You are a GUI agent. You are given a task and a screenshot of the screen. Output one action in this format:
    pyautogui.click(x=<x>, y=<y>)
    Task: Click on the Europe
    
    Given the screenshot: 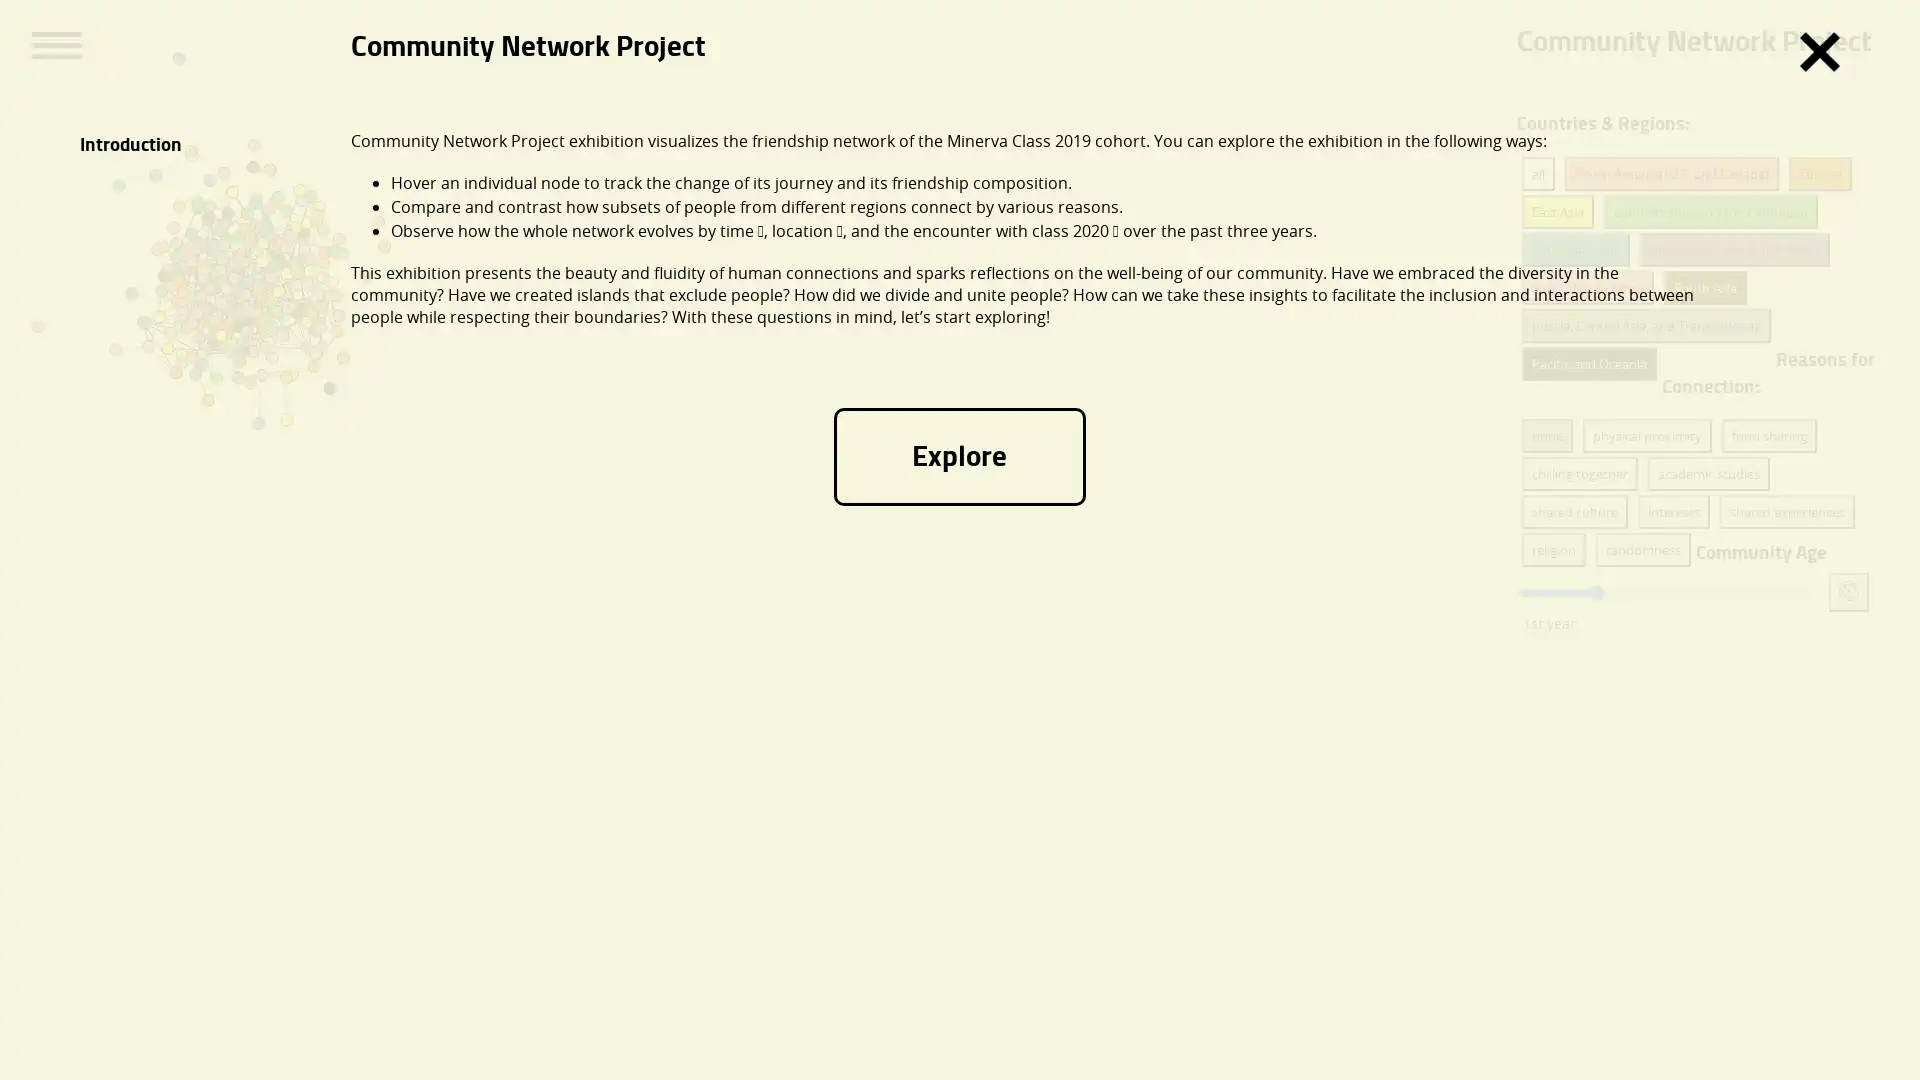 What is the action you would take?
    pyautogui.click(x=1820, y=172)
    